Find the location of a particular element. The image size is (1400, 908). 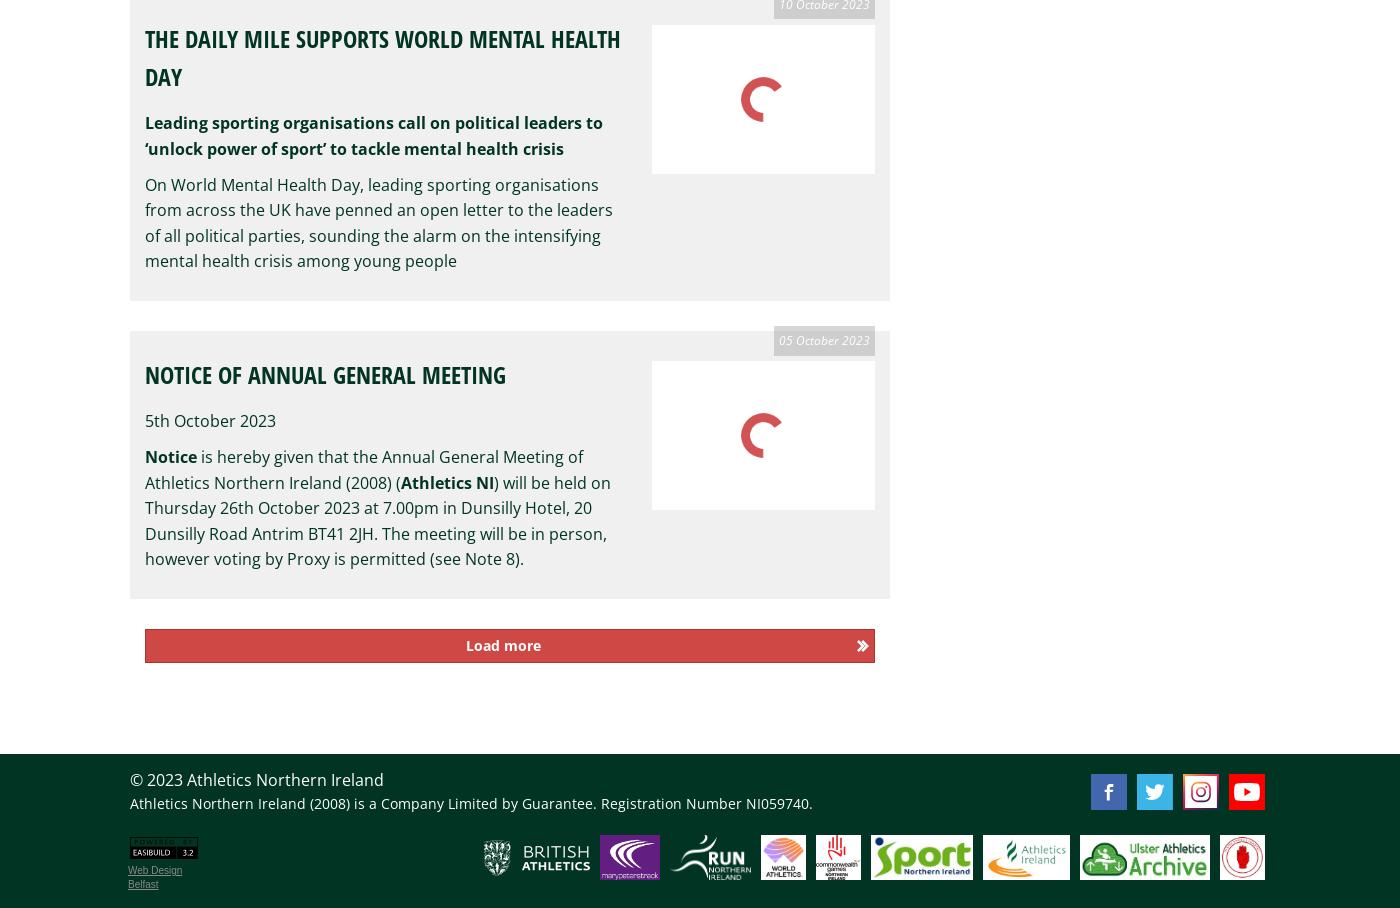

'On World Mental Health Day, leading sporting organisations from across the UK have penned an open letter to the leaders of all political parties, sounding the alarm on the intensifying mental health crisis among young people' is located at coordinates (378, 222).